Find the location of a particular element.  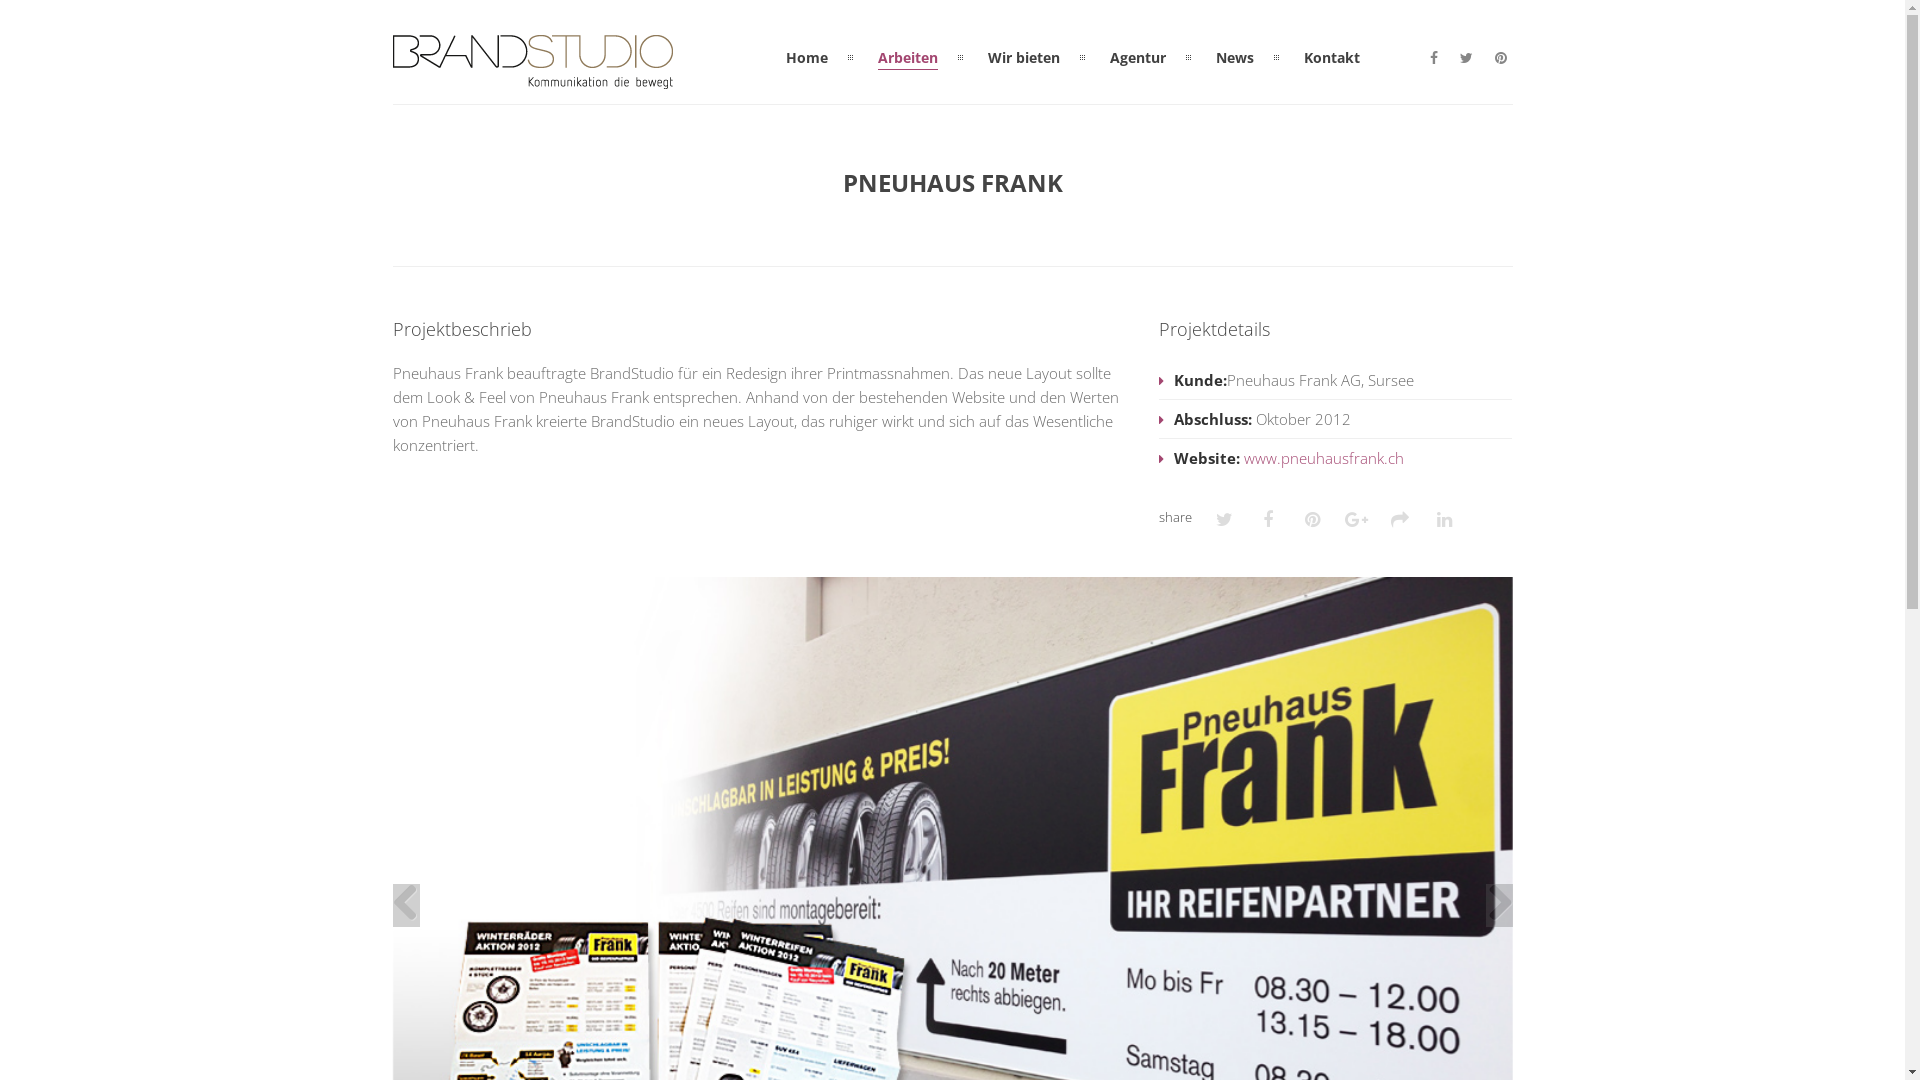

'Next' is located at coordinates (1499, 905).